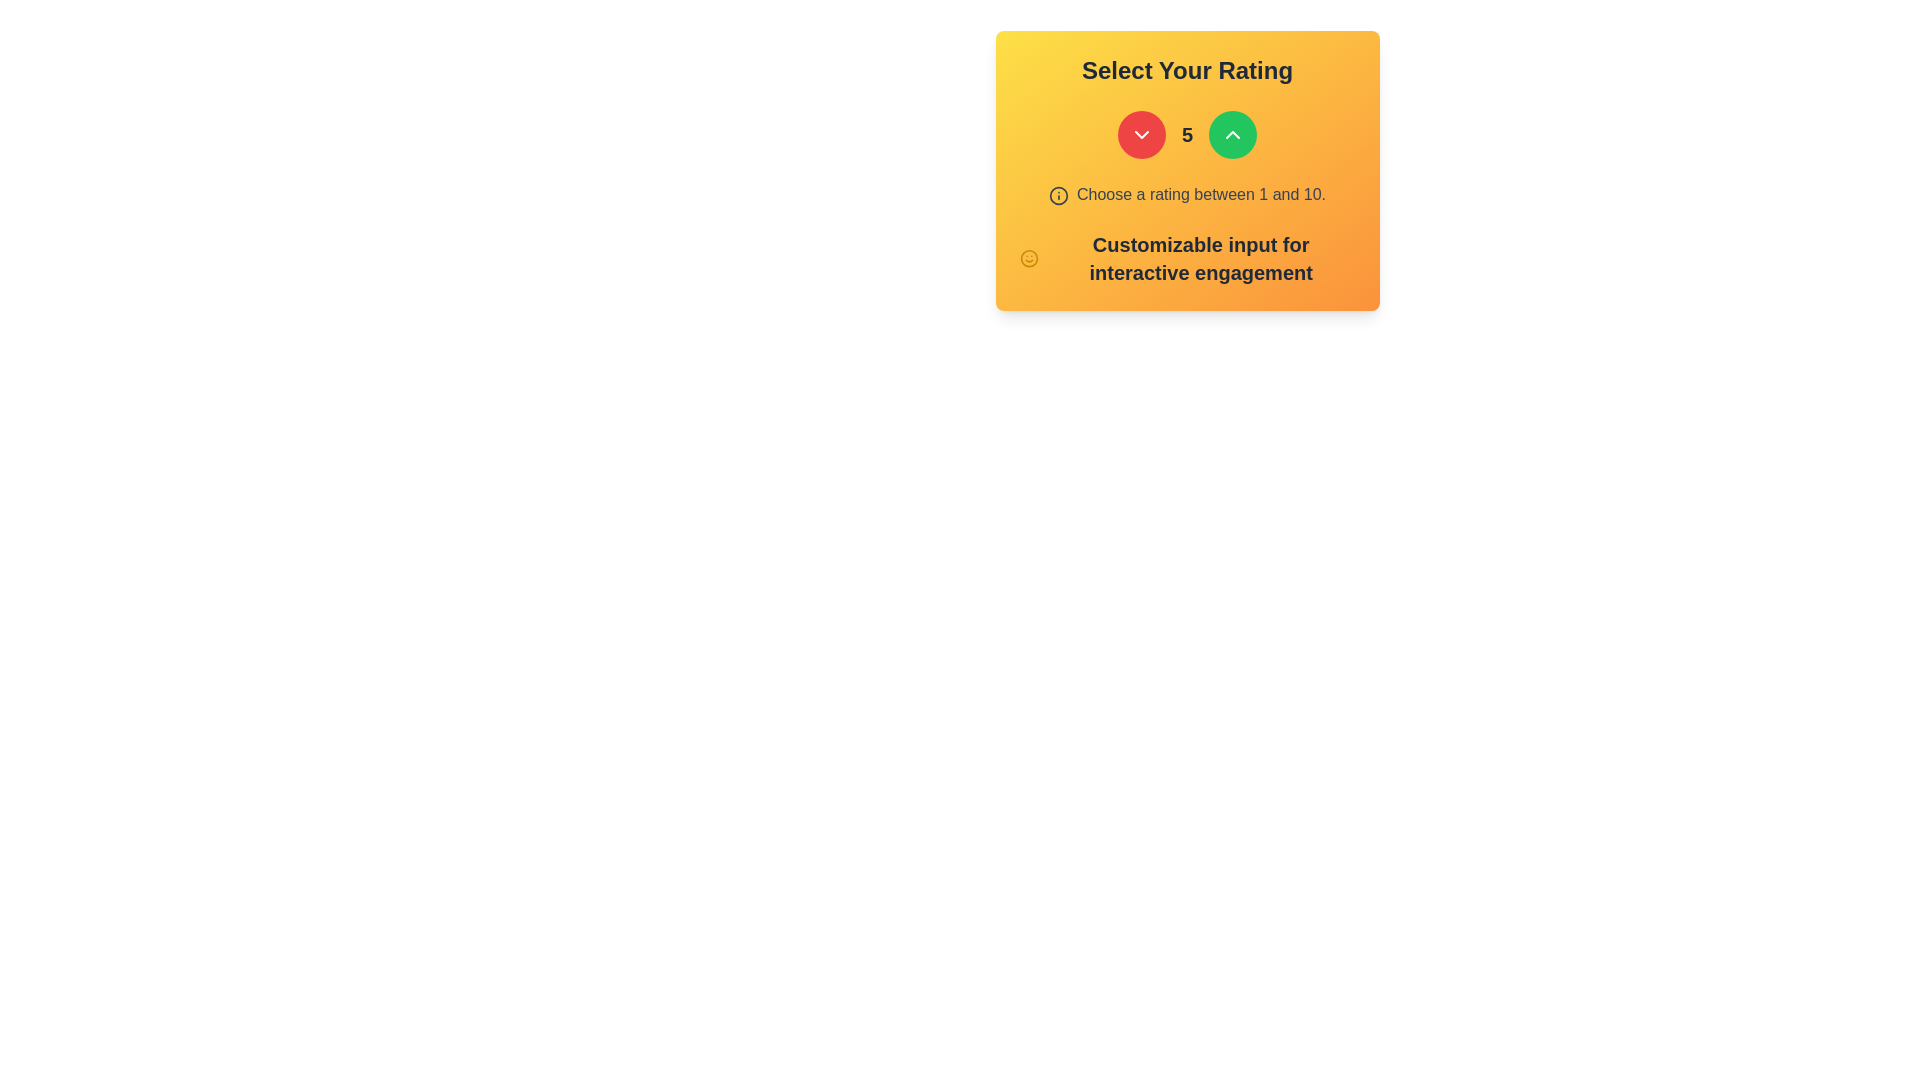 The height and width of the screenshot is (1080, 1920). What do you see at coordinates (1029, 257) in the screenshot?
I see `the circular yellow icon located in the bottom-left corner of the 'Select Your Rating' panel, which is positioned to the left of the text 'Customizable input for interactive engagement'` at bounding box center [1029, 257].